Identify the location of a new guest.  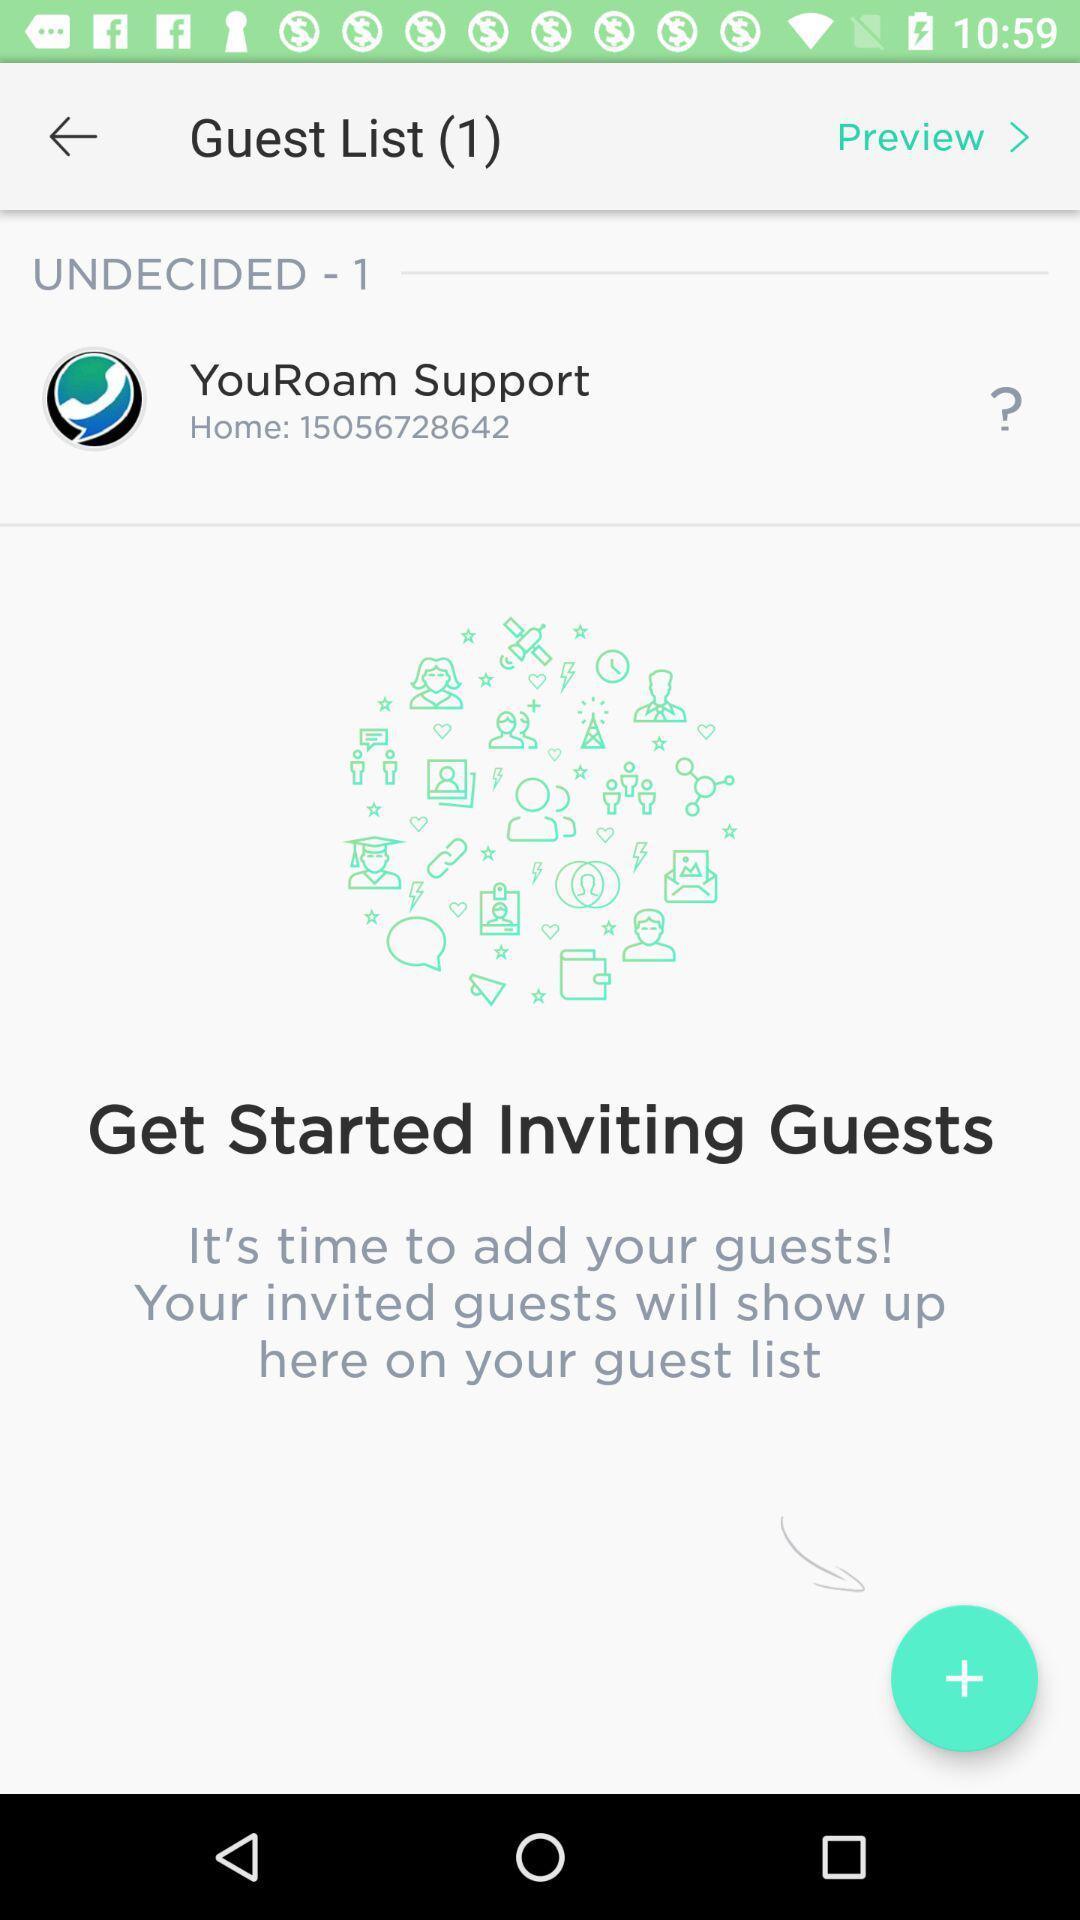
(963, 1678).